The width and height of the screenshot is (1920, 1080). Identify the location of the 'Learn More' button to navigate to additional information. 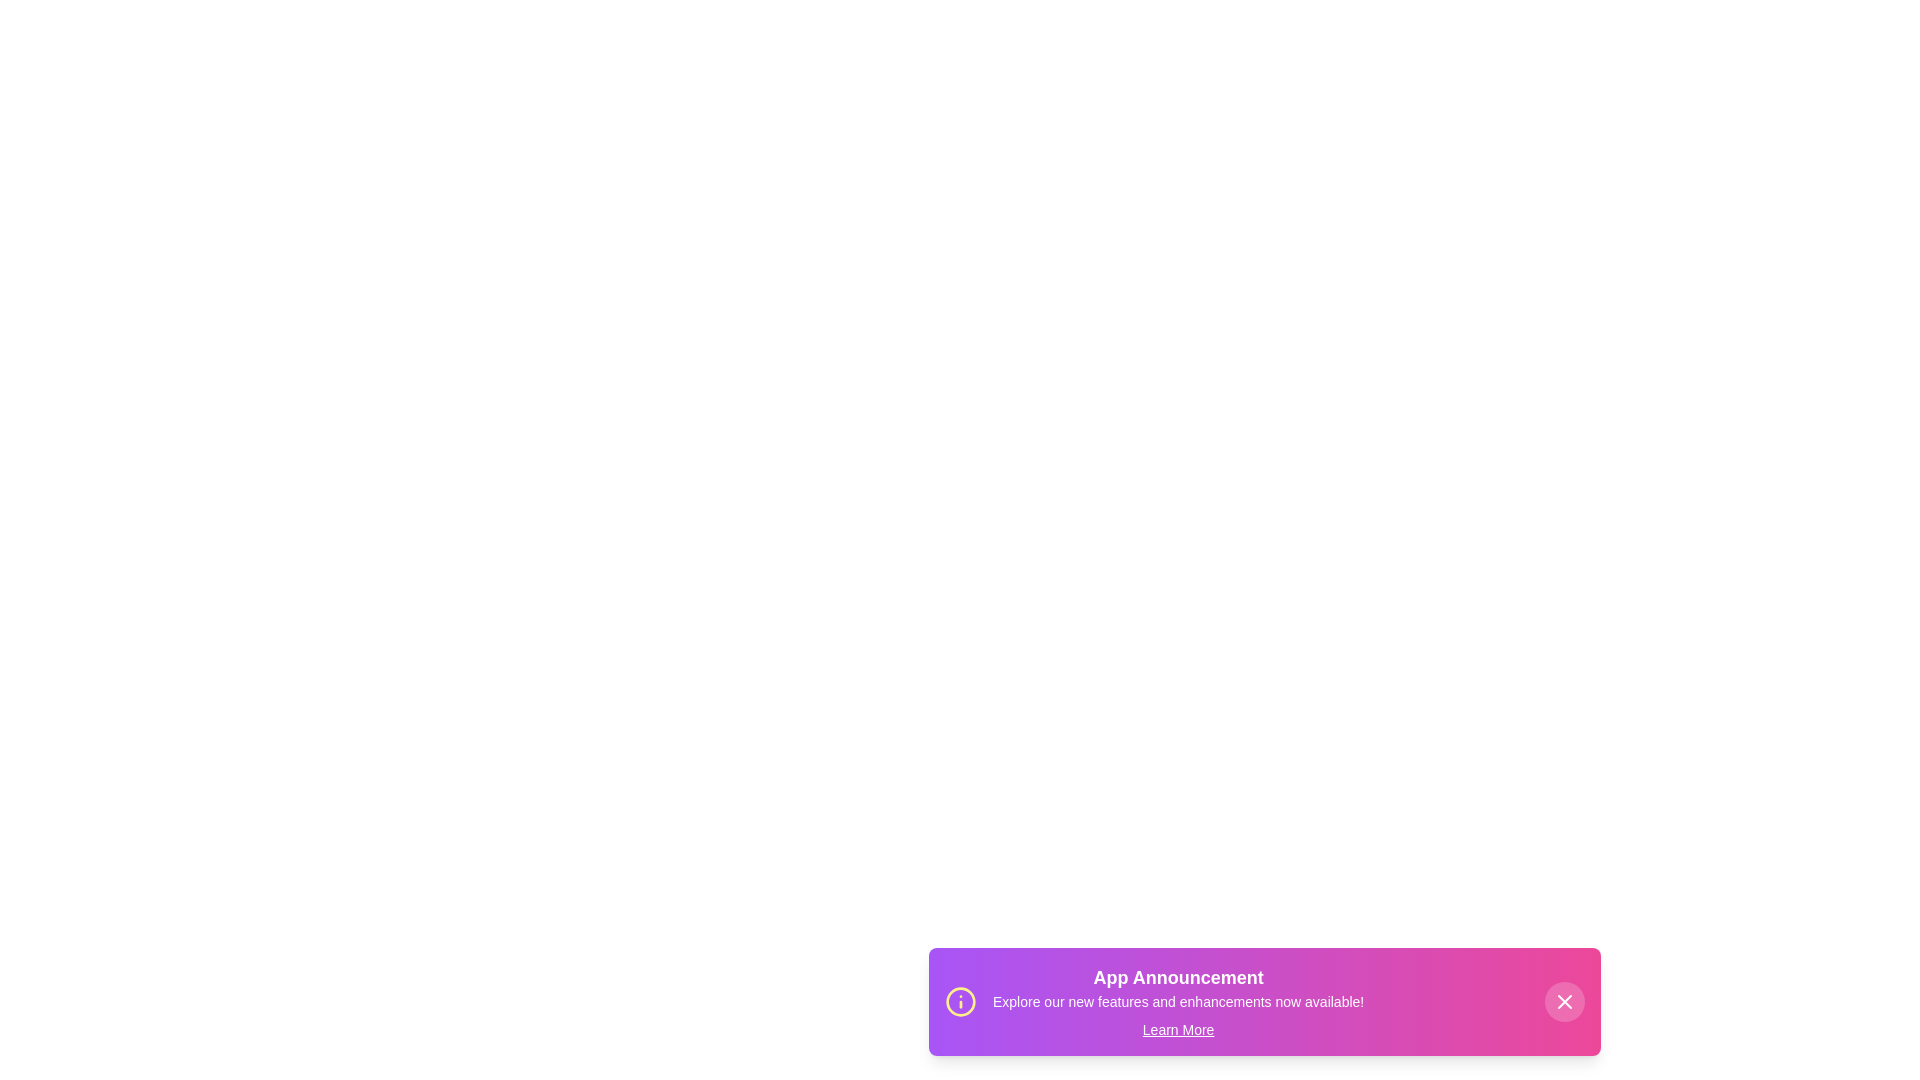
(1177, 1029).